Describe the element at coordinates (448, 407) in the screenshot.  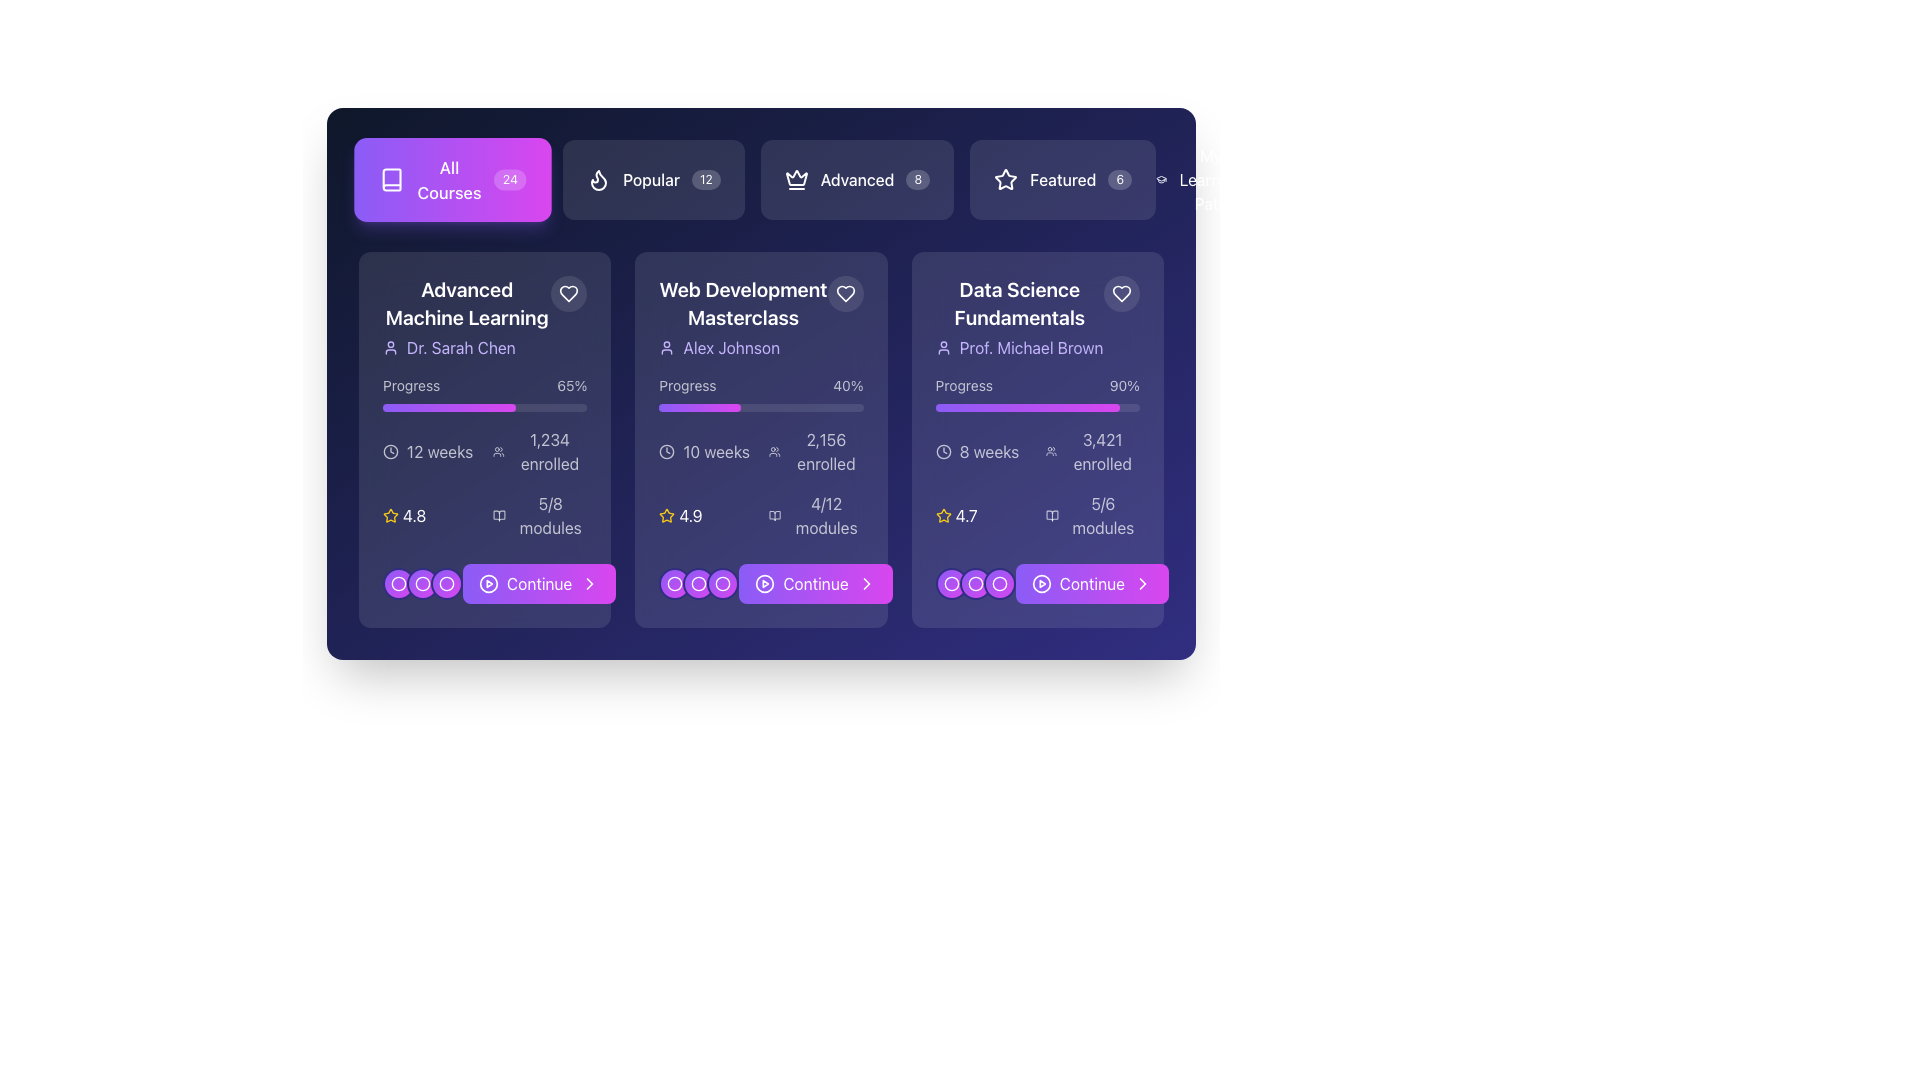
I see `the visual representation of the filled portion of the progress bar indicating 65% completion for the 'Advanced Machine Learning' course, located below the 'Progress' label` at that location.